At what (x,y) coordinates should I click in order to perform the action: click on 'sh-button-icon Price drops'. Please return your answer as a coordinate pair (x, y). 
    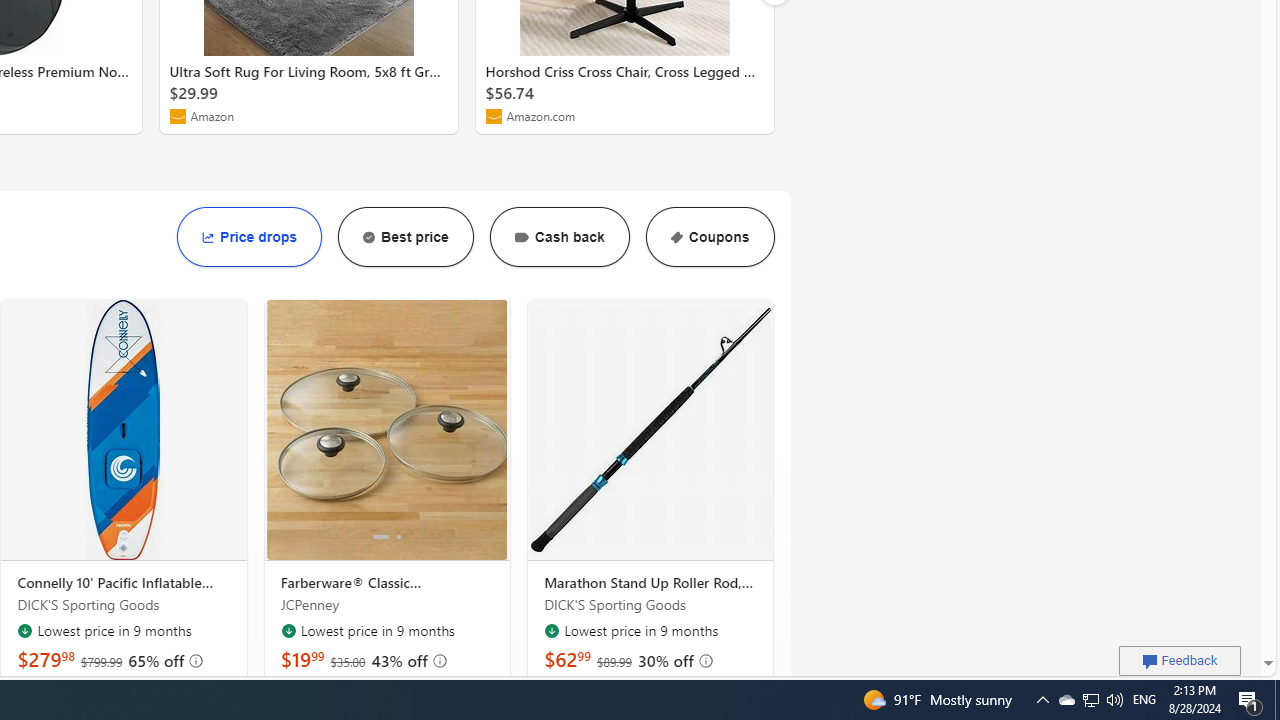
    Looking at the image, I should click on (248, 236).